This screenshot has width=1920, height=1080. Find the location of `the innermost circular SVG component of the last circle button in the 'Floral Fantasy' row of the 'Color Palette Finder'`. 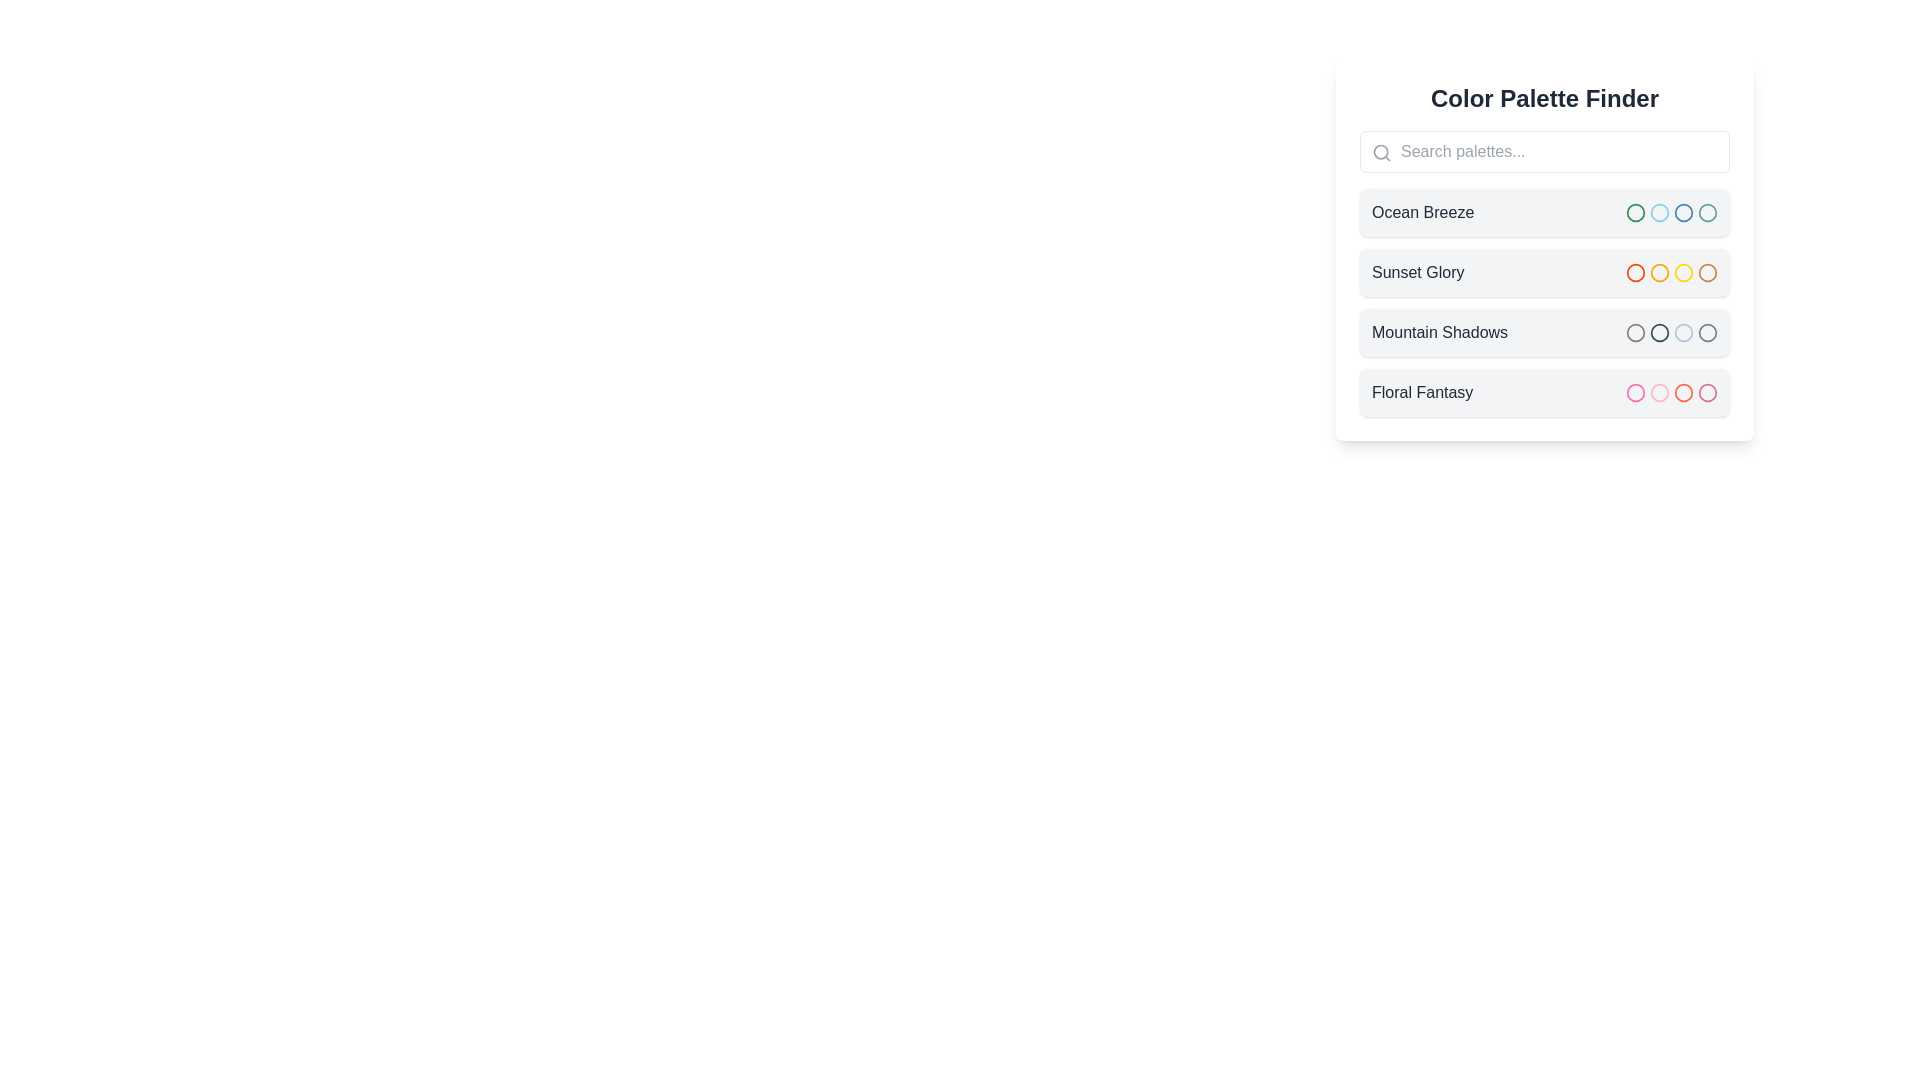

the innermost circular SVG component of the last circle button in the 'Floral Fantasy' row of the 'Color Palette Finder' is located at coordinates (1707, 393).